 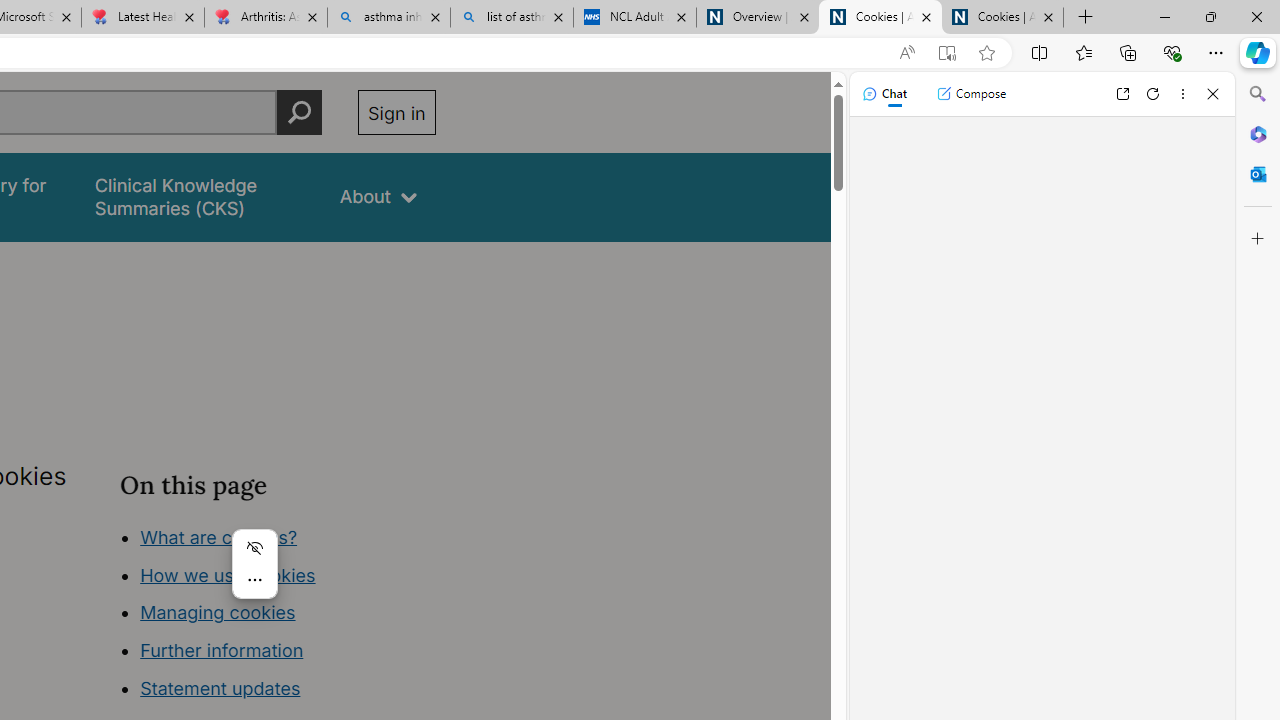 I want to click on 'Further information', so click(x=222, y=650).